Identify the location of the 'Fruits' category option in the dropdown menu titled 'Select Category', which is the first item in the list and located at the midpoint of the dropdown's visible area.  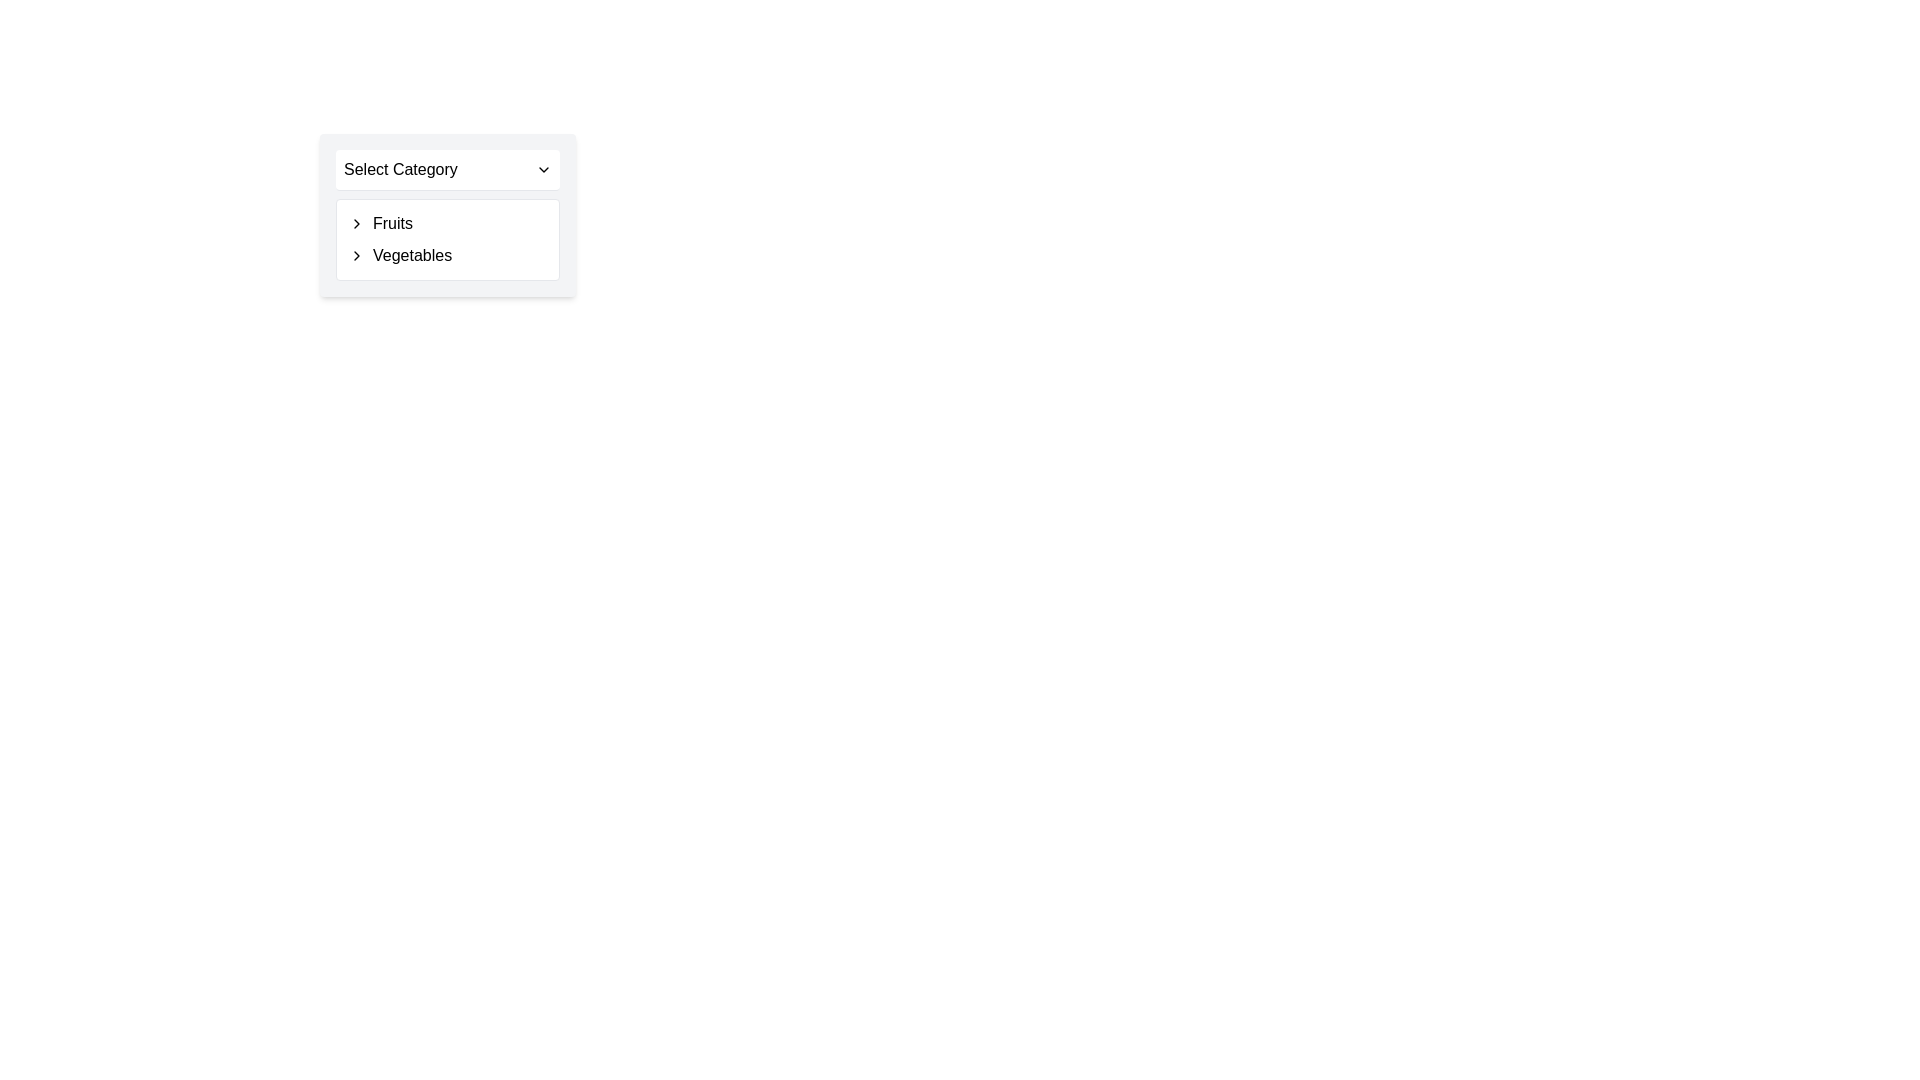
(446, 223).